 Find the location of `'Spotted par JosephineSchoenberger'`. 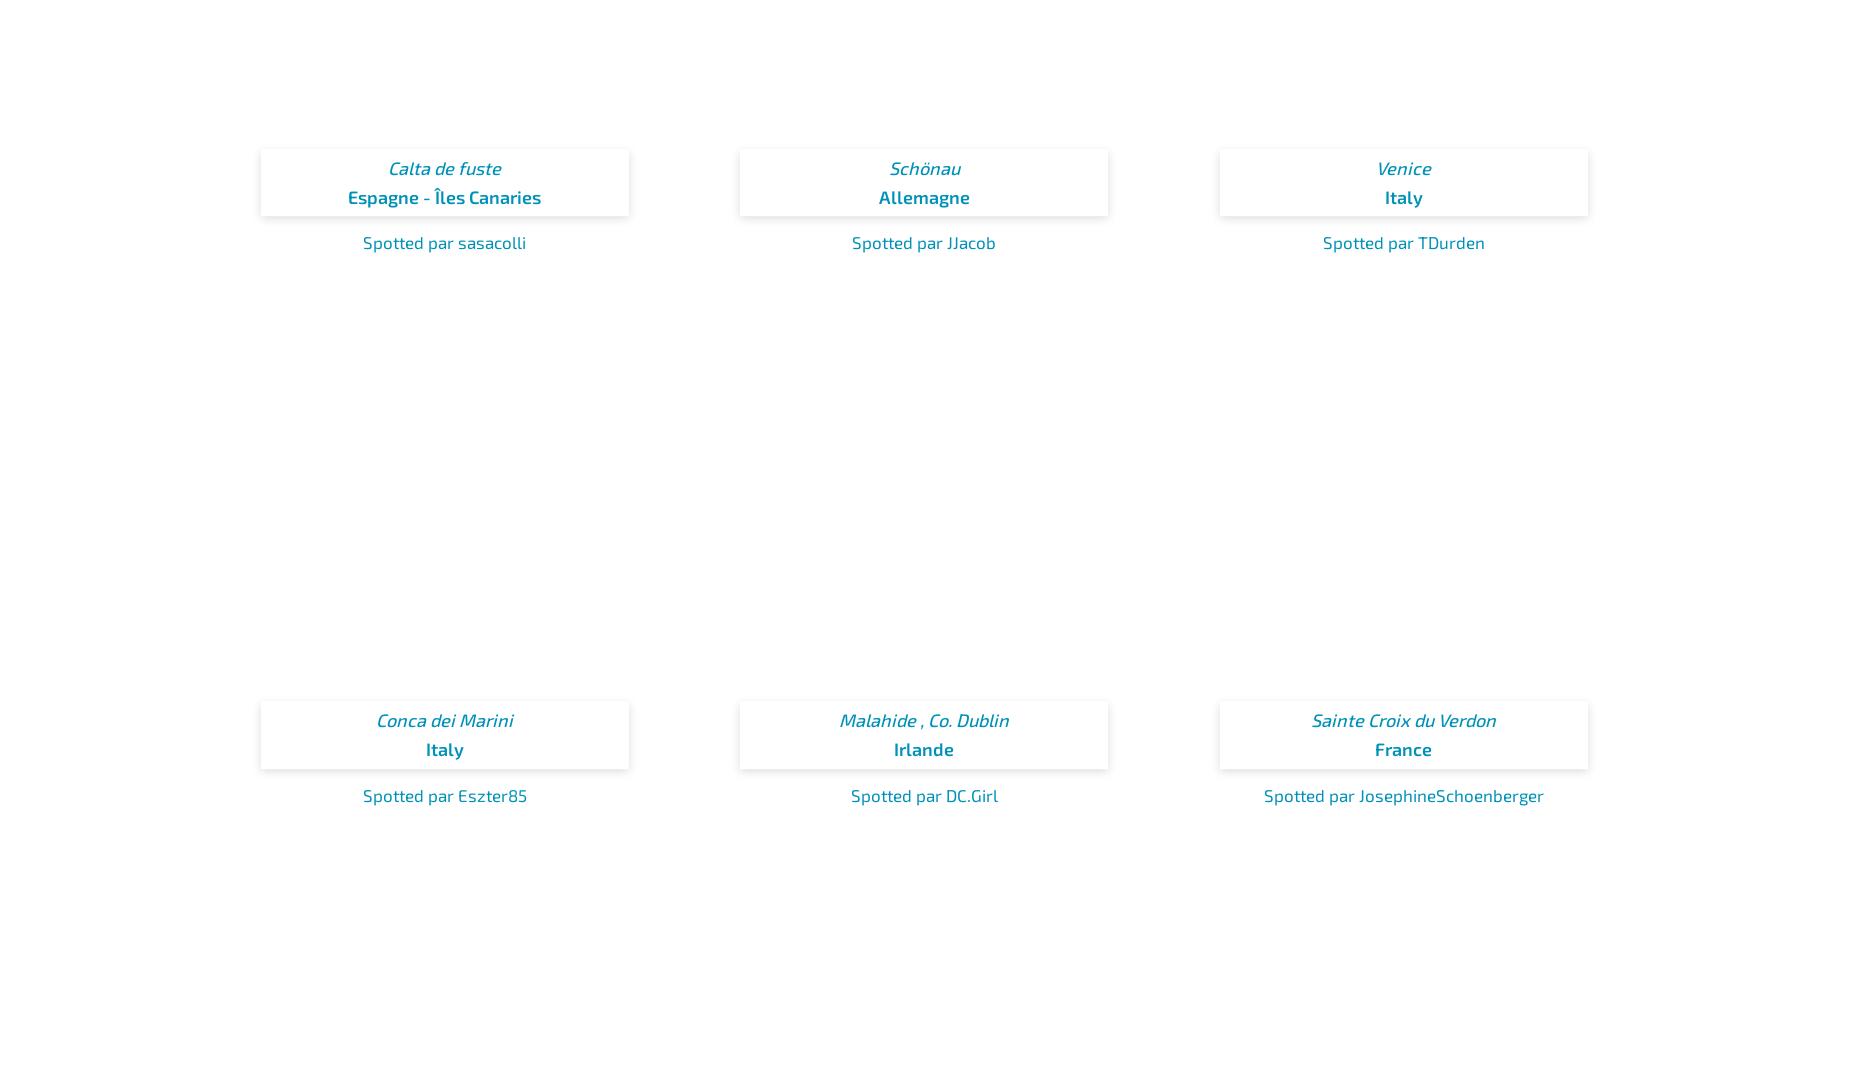

'Spotted par JosephineSchoenberger' is located at coordinates (1261, 793).